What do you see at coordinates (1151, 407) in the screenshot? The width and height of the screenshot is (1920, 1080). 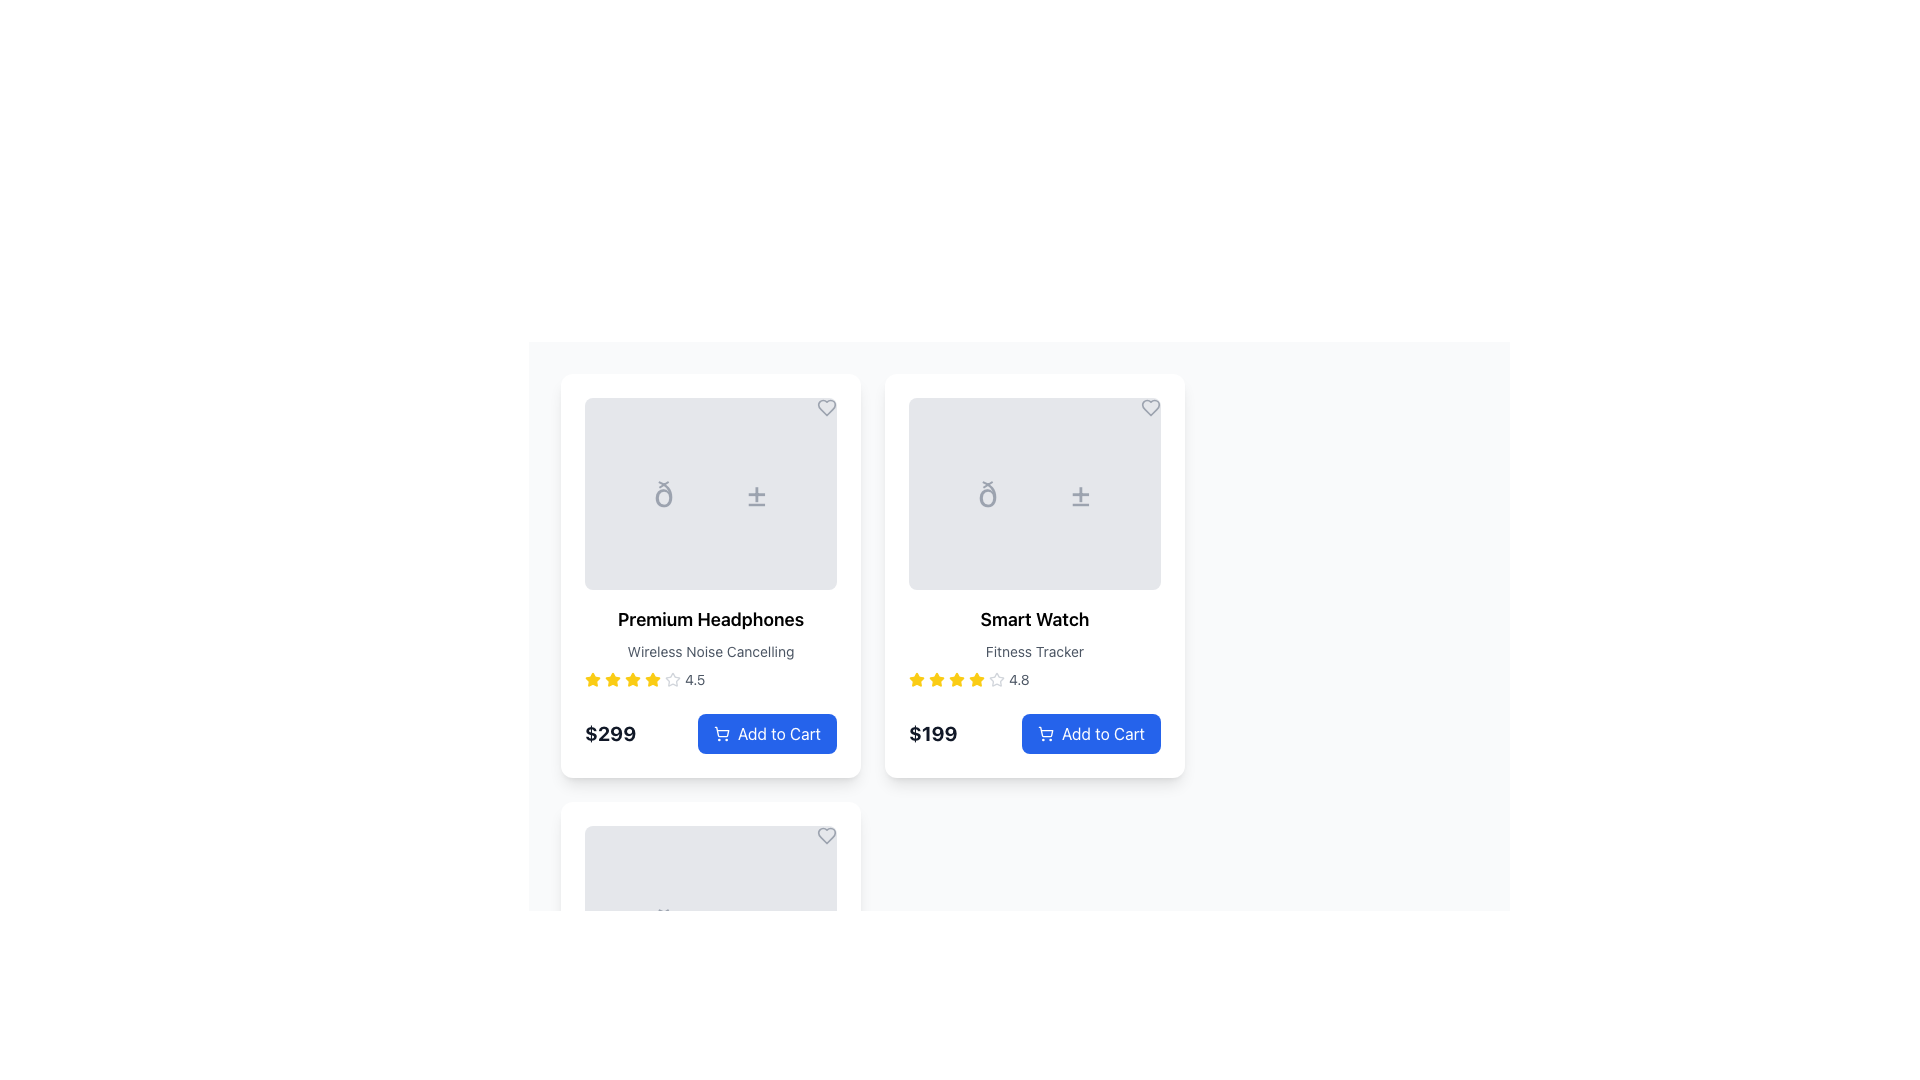 I see `the favorite button located at the top-right corner of the Smart Watch card` at bounding box center [1151, 407].